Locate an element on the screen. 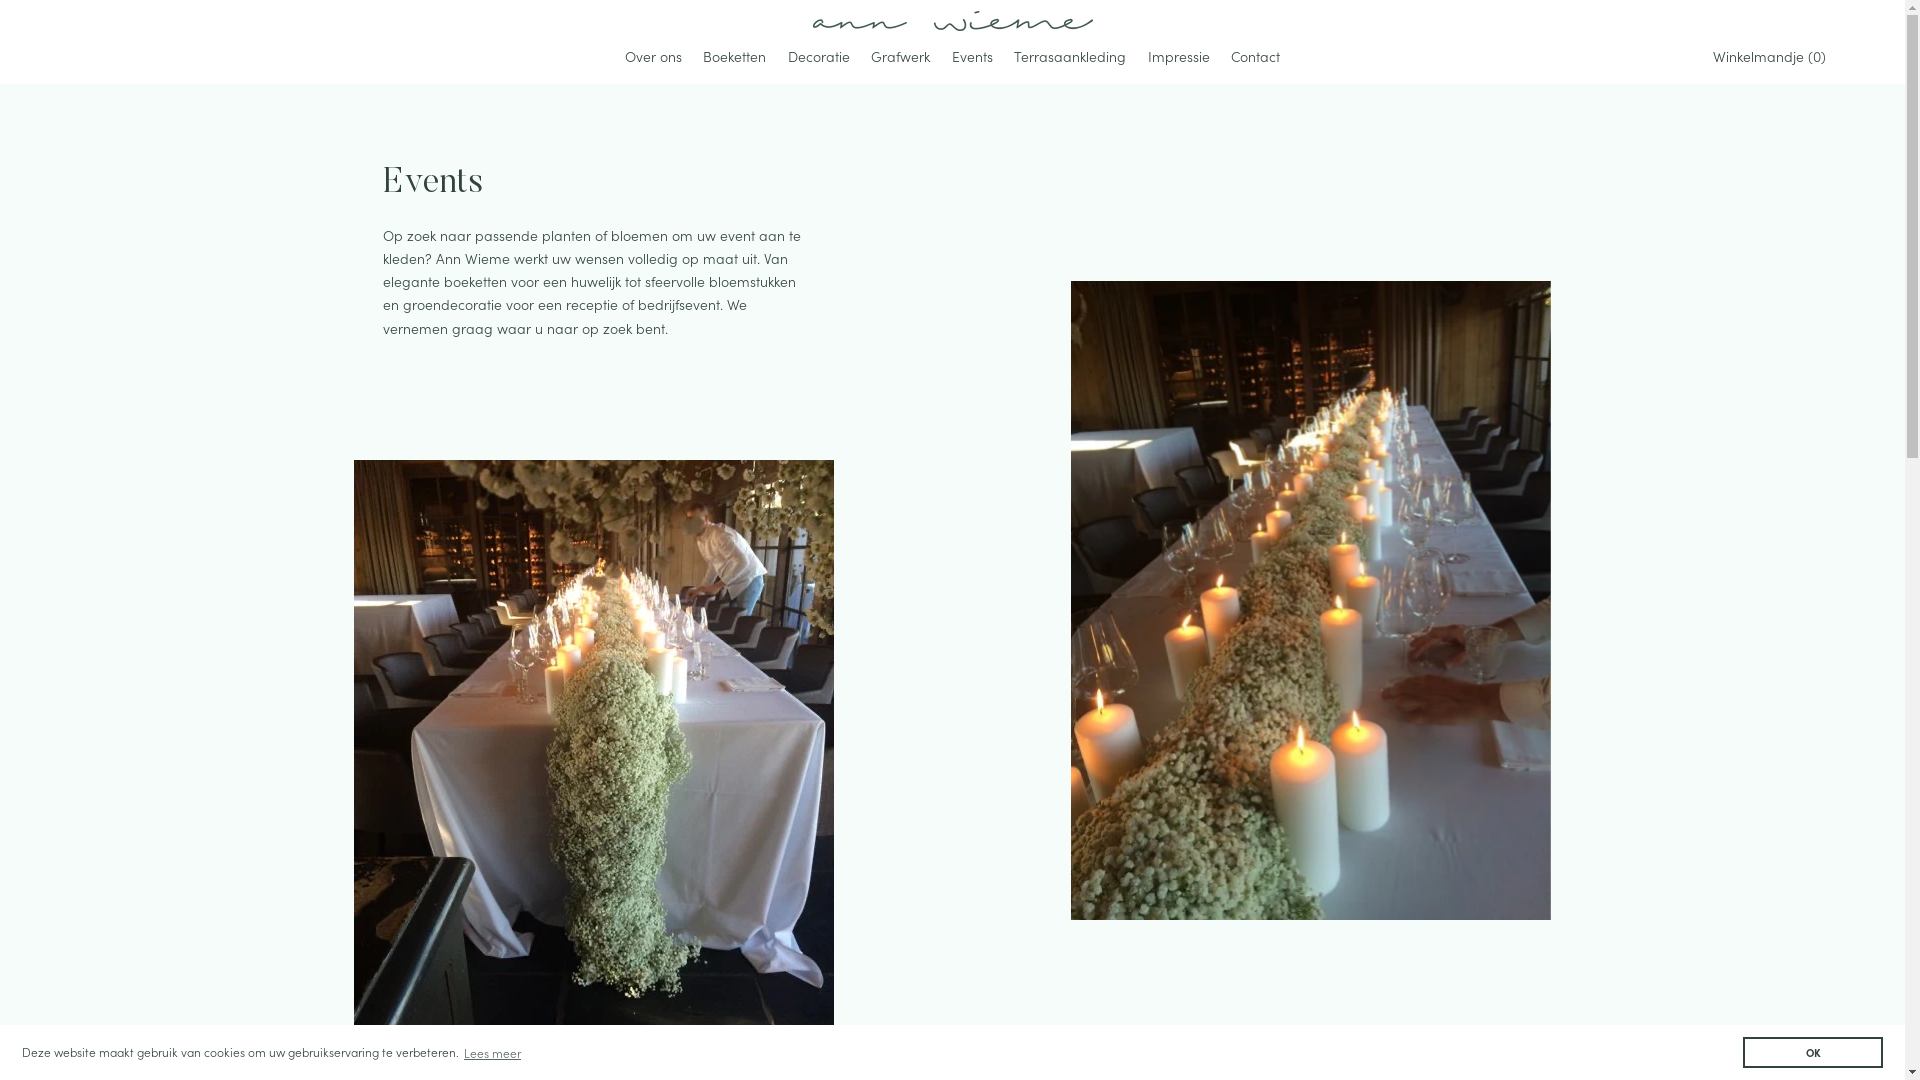  'Decoratie' is located at coordinates (819, 57).